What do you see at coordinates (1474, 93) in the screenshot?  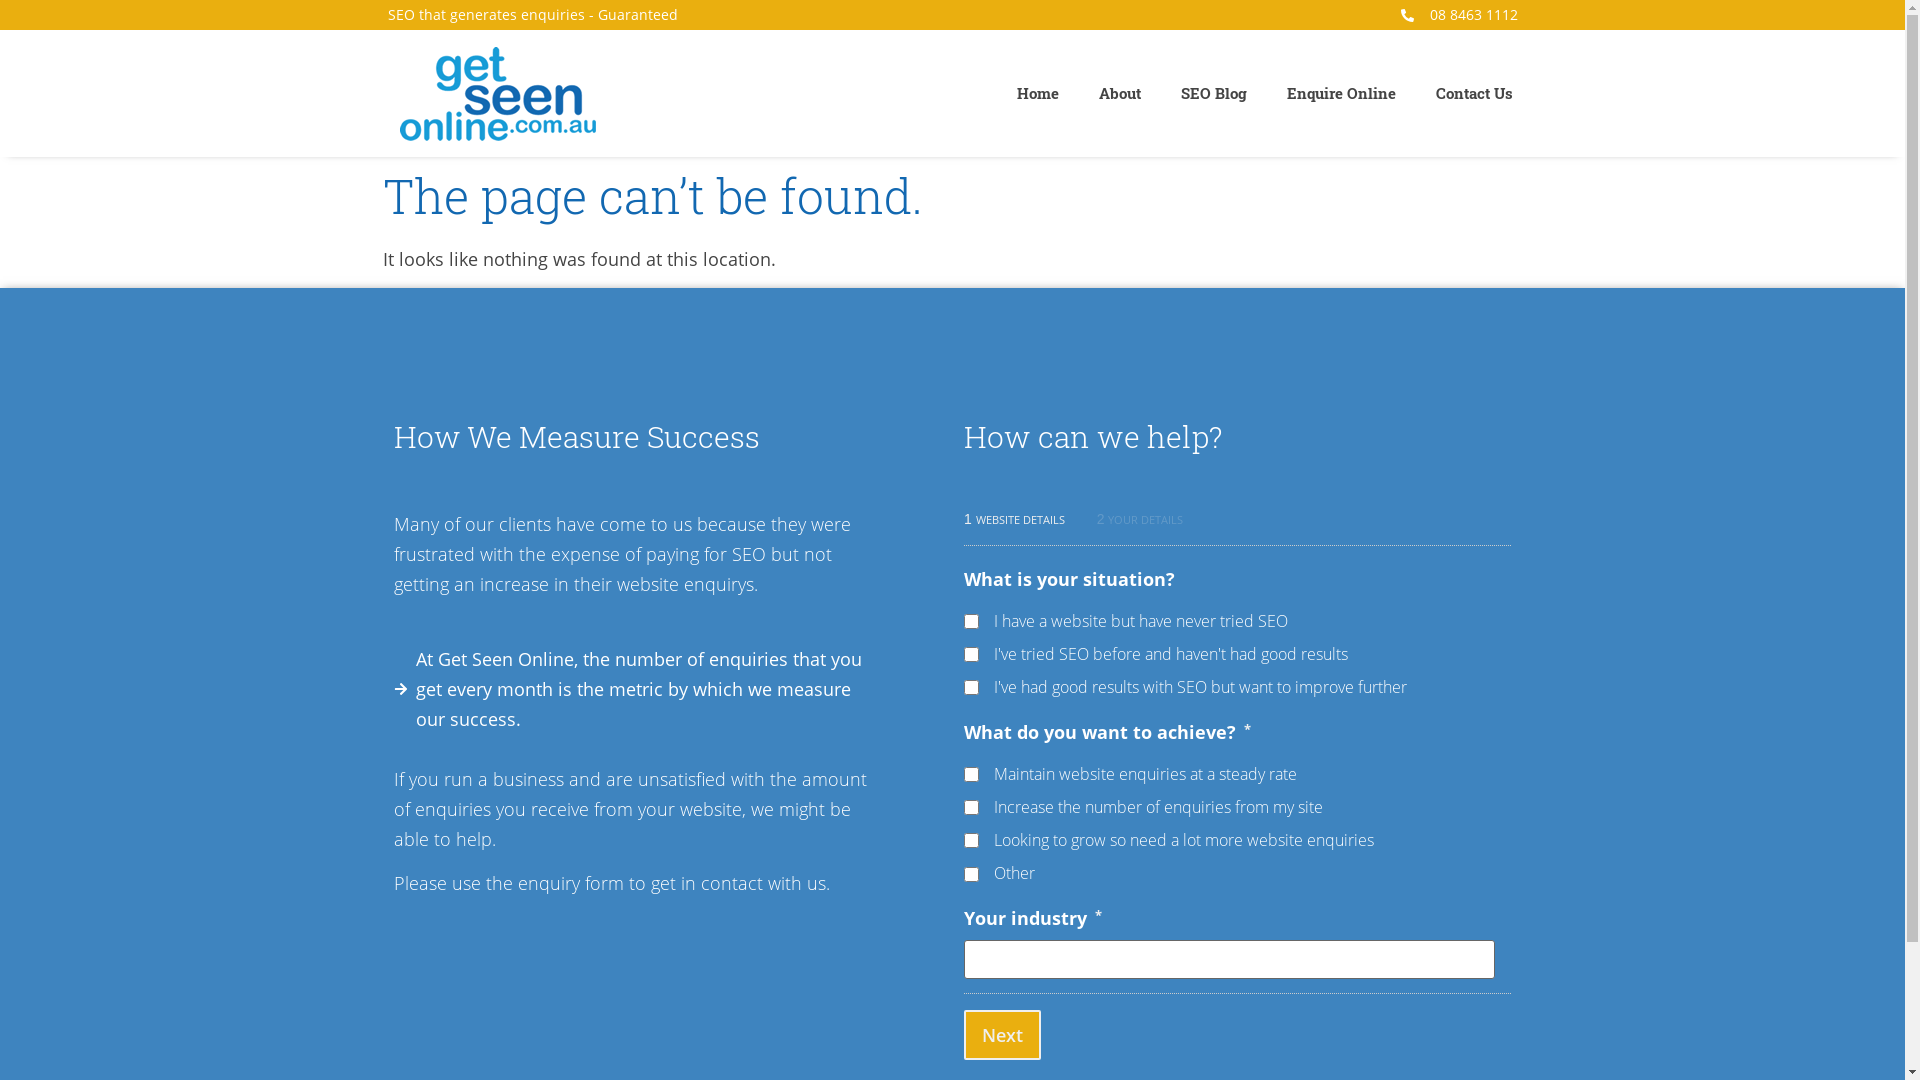 I see `'Contact Us'` at bounding box center [1474, 93].